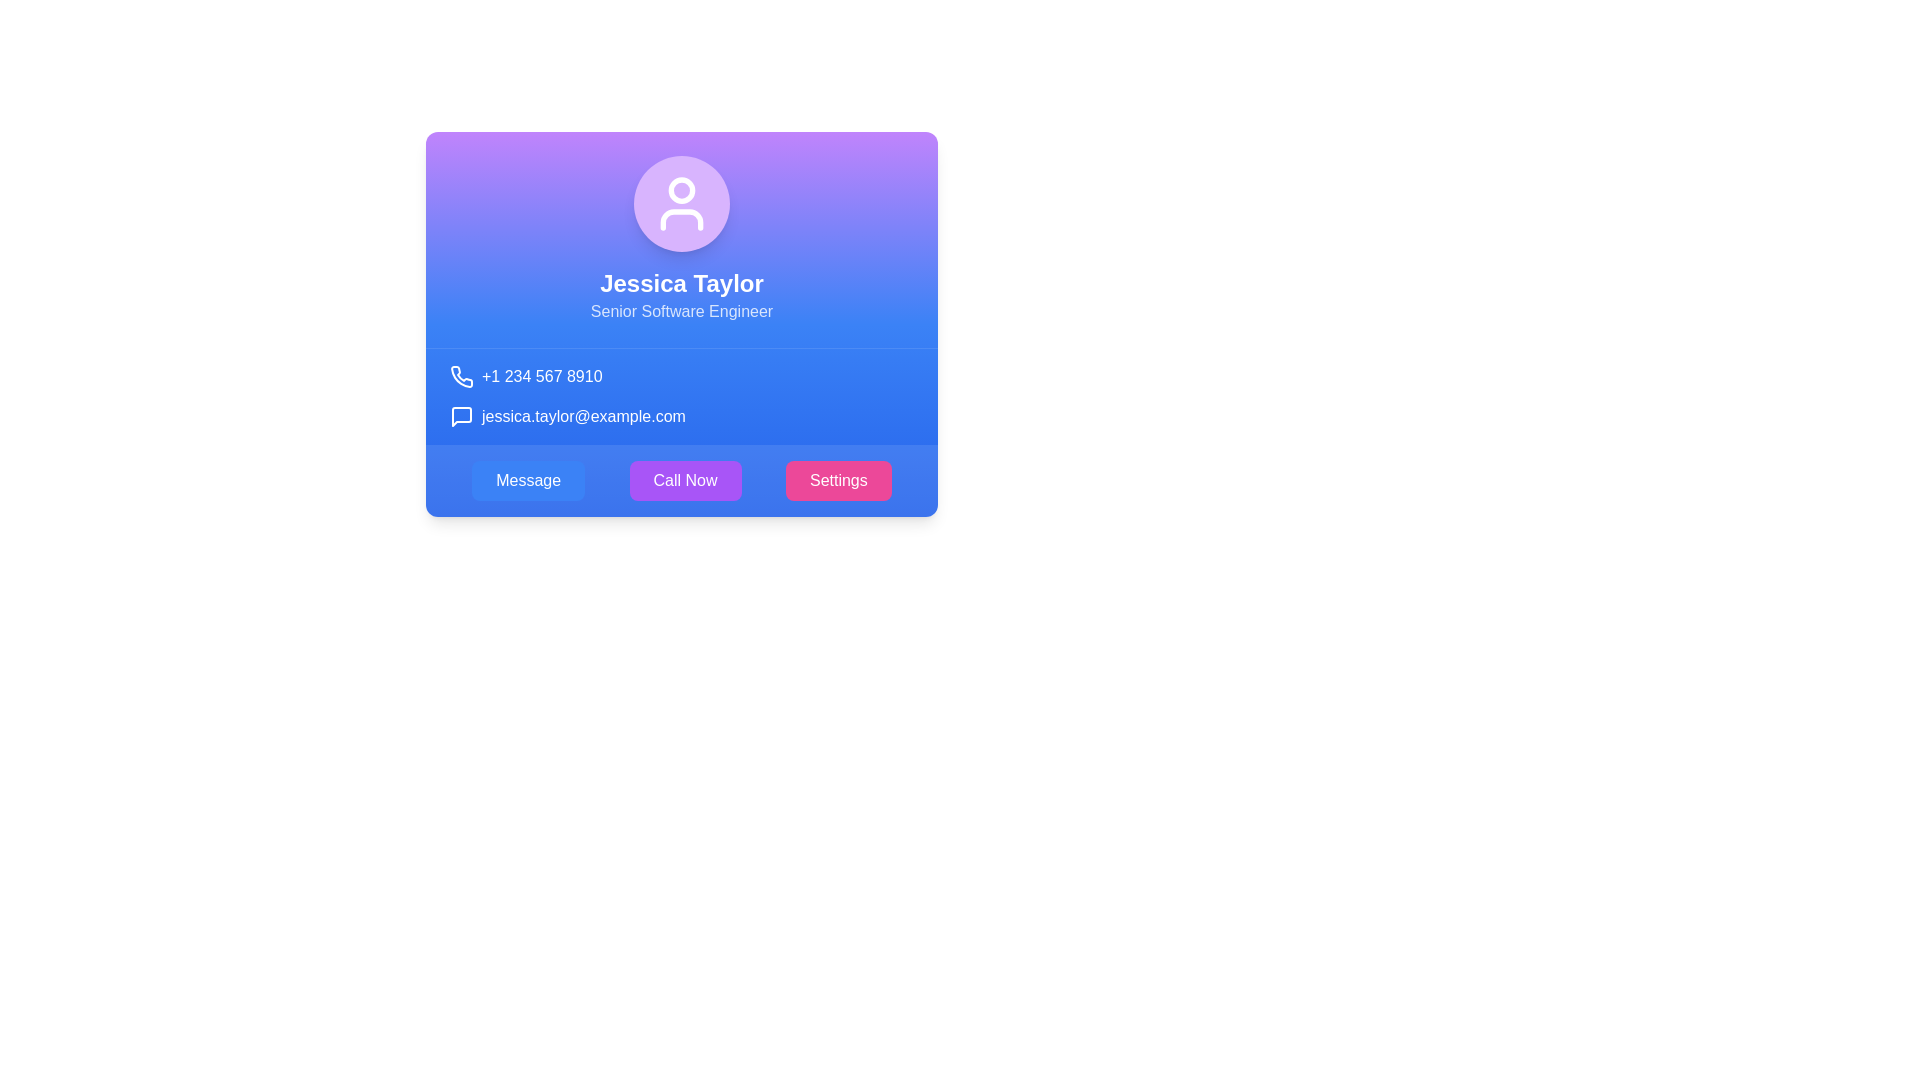  Describe the element at coordinates (681, 312) in the screenshot. I see `the text label indicating the professional designation of the user, located under 'Jessica Taylor' in the card layout` at that location.